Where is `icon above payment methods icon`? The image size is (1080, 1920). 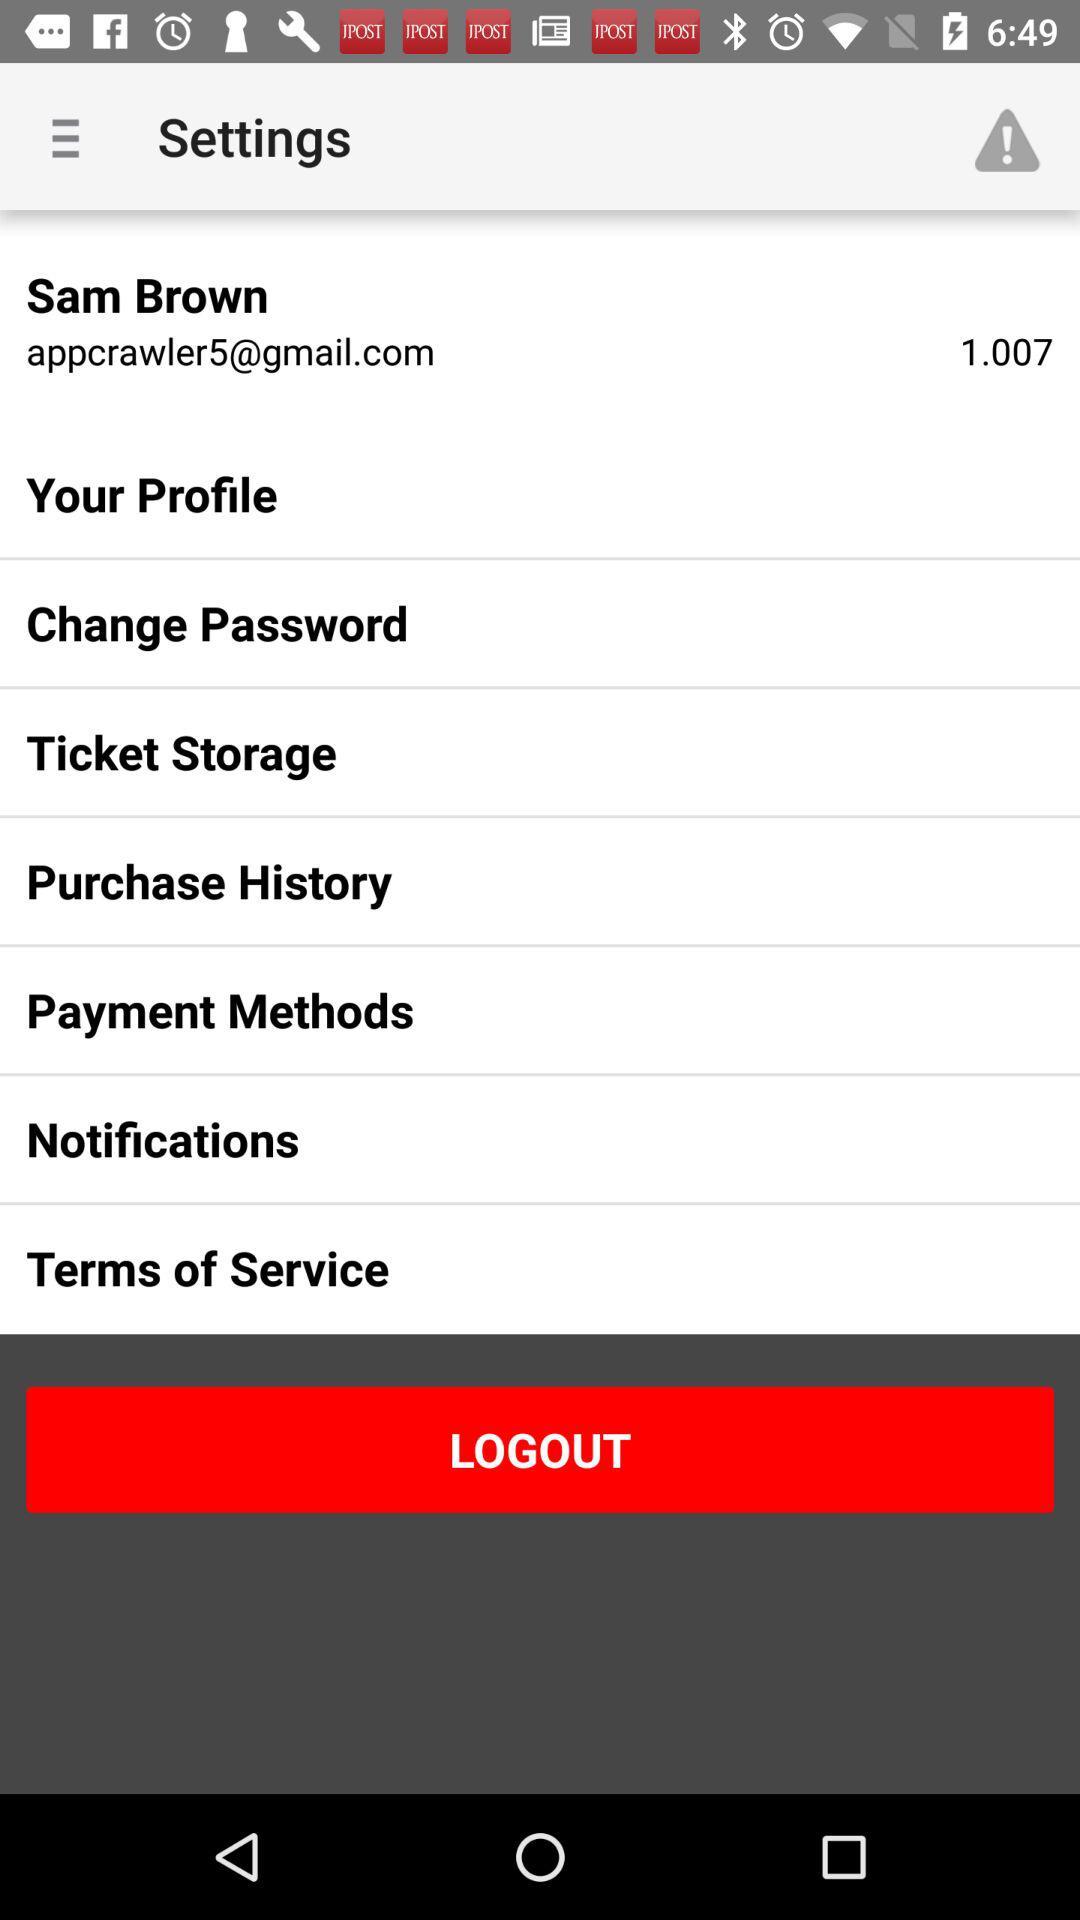 icon above payment methods icon is located at coordinates (507, 880).